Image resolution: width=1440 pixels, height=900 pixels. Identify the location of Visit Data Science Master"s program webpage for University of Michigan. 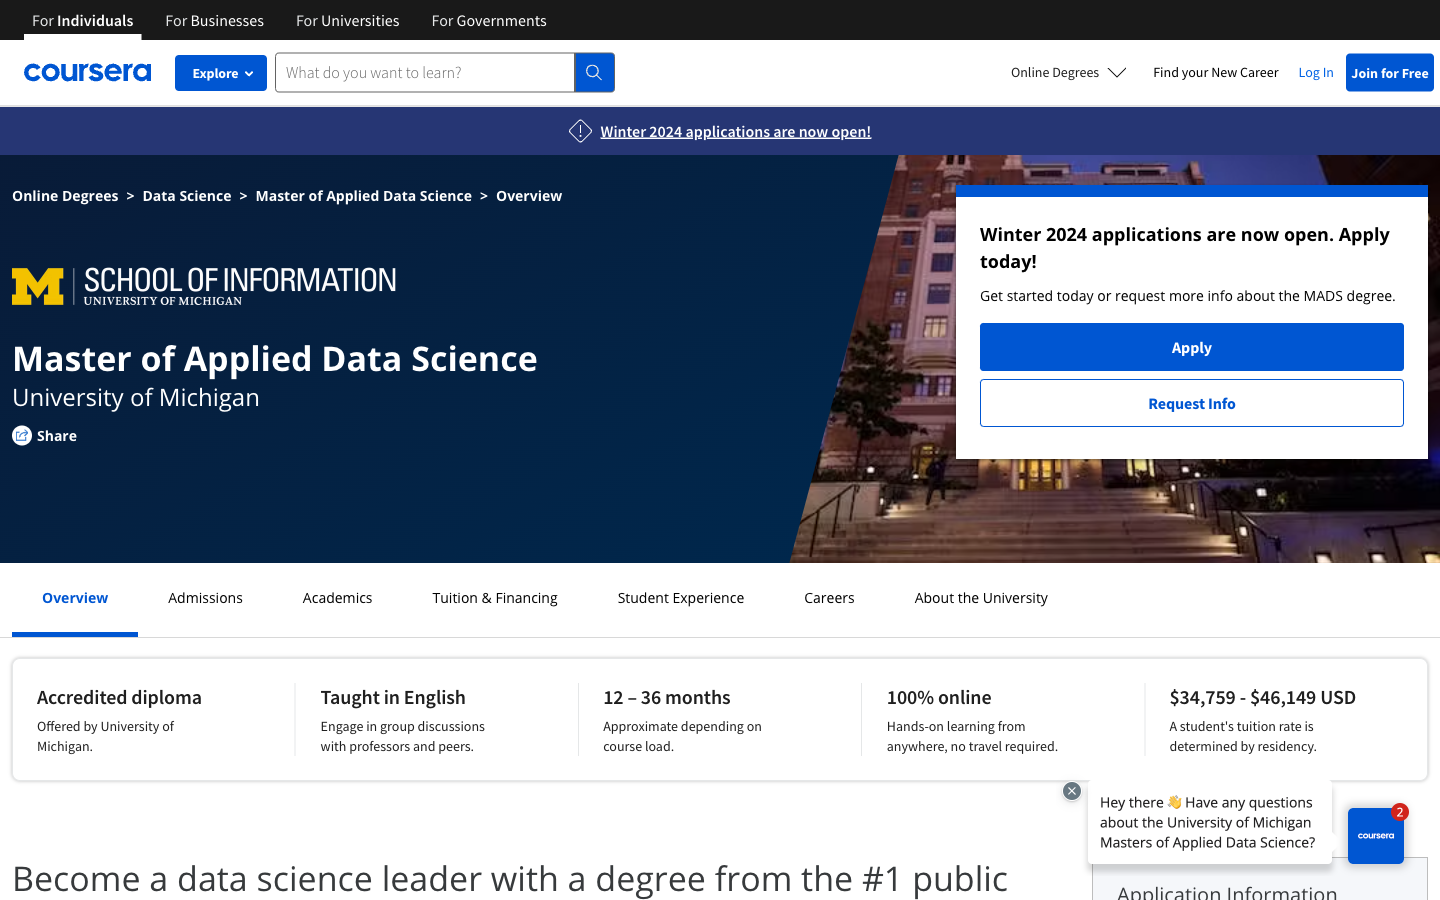
(187, 195).